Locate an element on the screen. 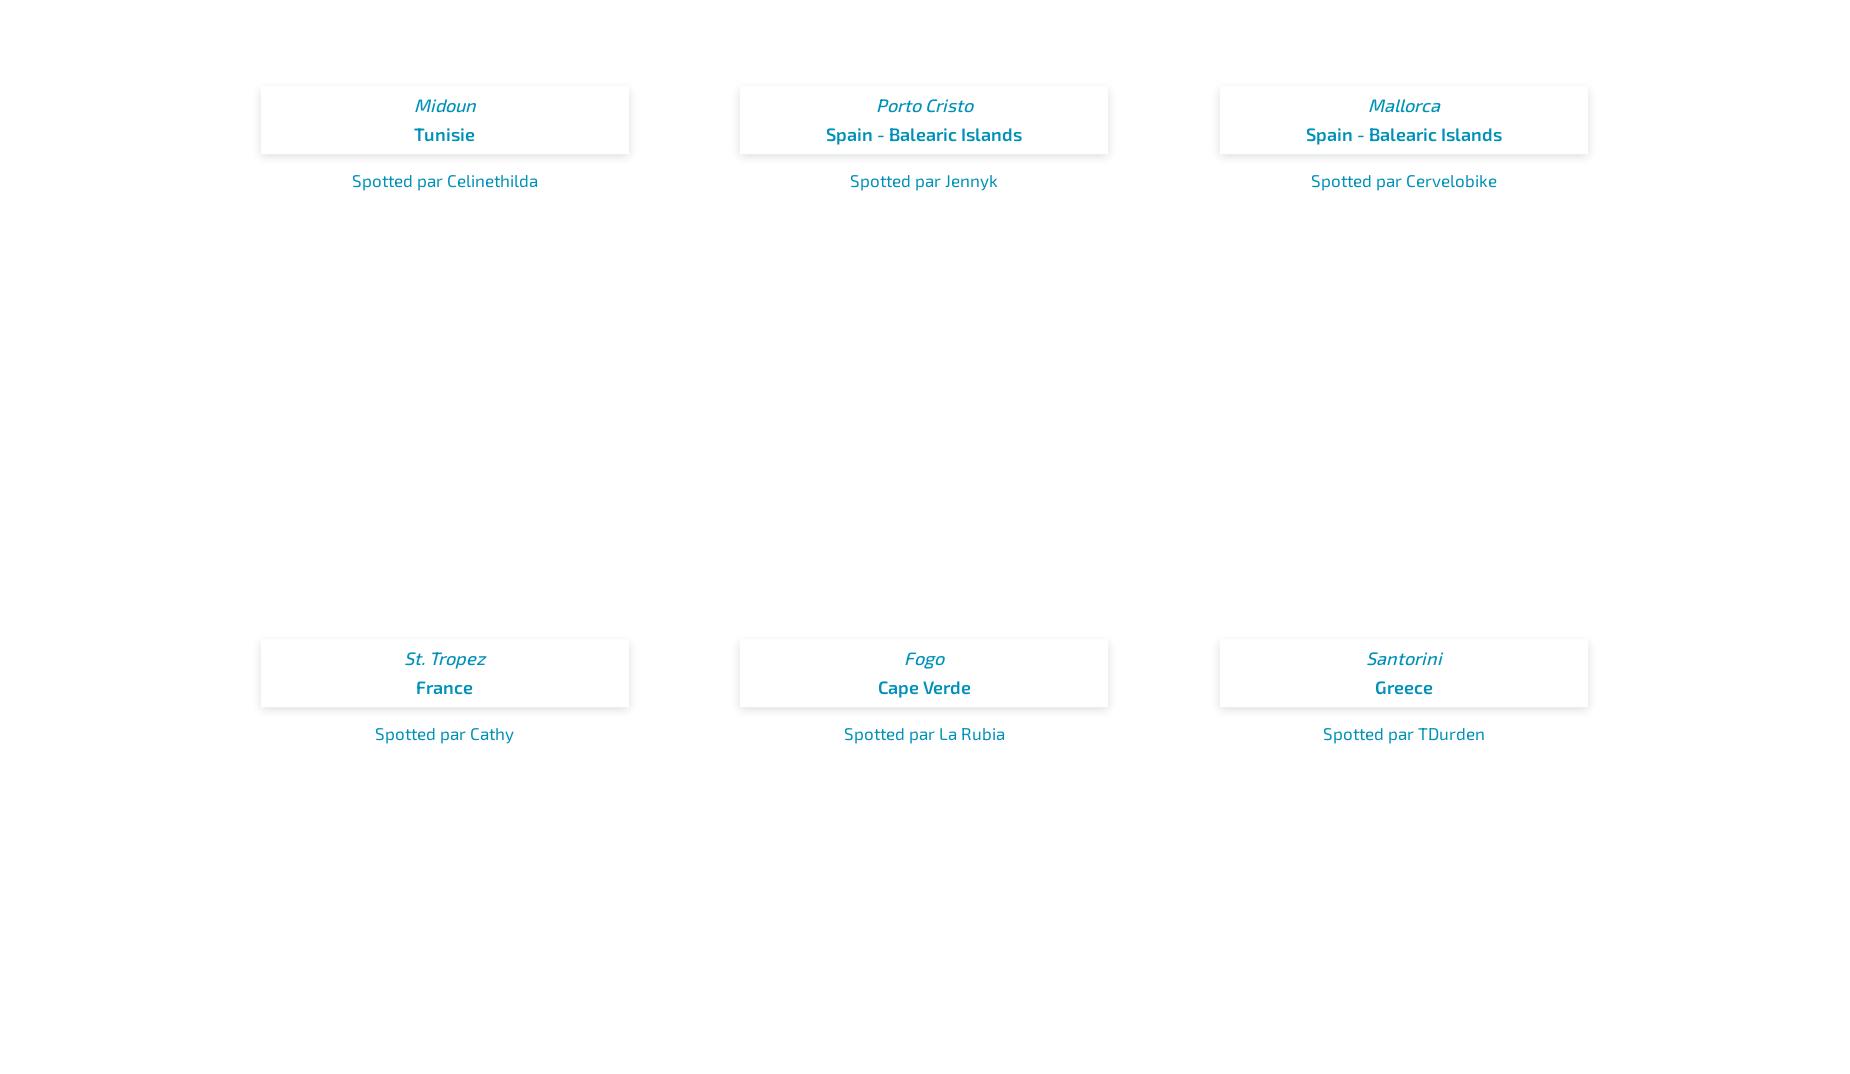 The image size is (1850, 1074). 'Spotted par Cervelobike' is located at coordinates (1403, 180).